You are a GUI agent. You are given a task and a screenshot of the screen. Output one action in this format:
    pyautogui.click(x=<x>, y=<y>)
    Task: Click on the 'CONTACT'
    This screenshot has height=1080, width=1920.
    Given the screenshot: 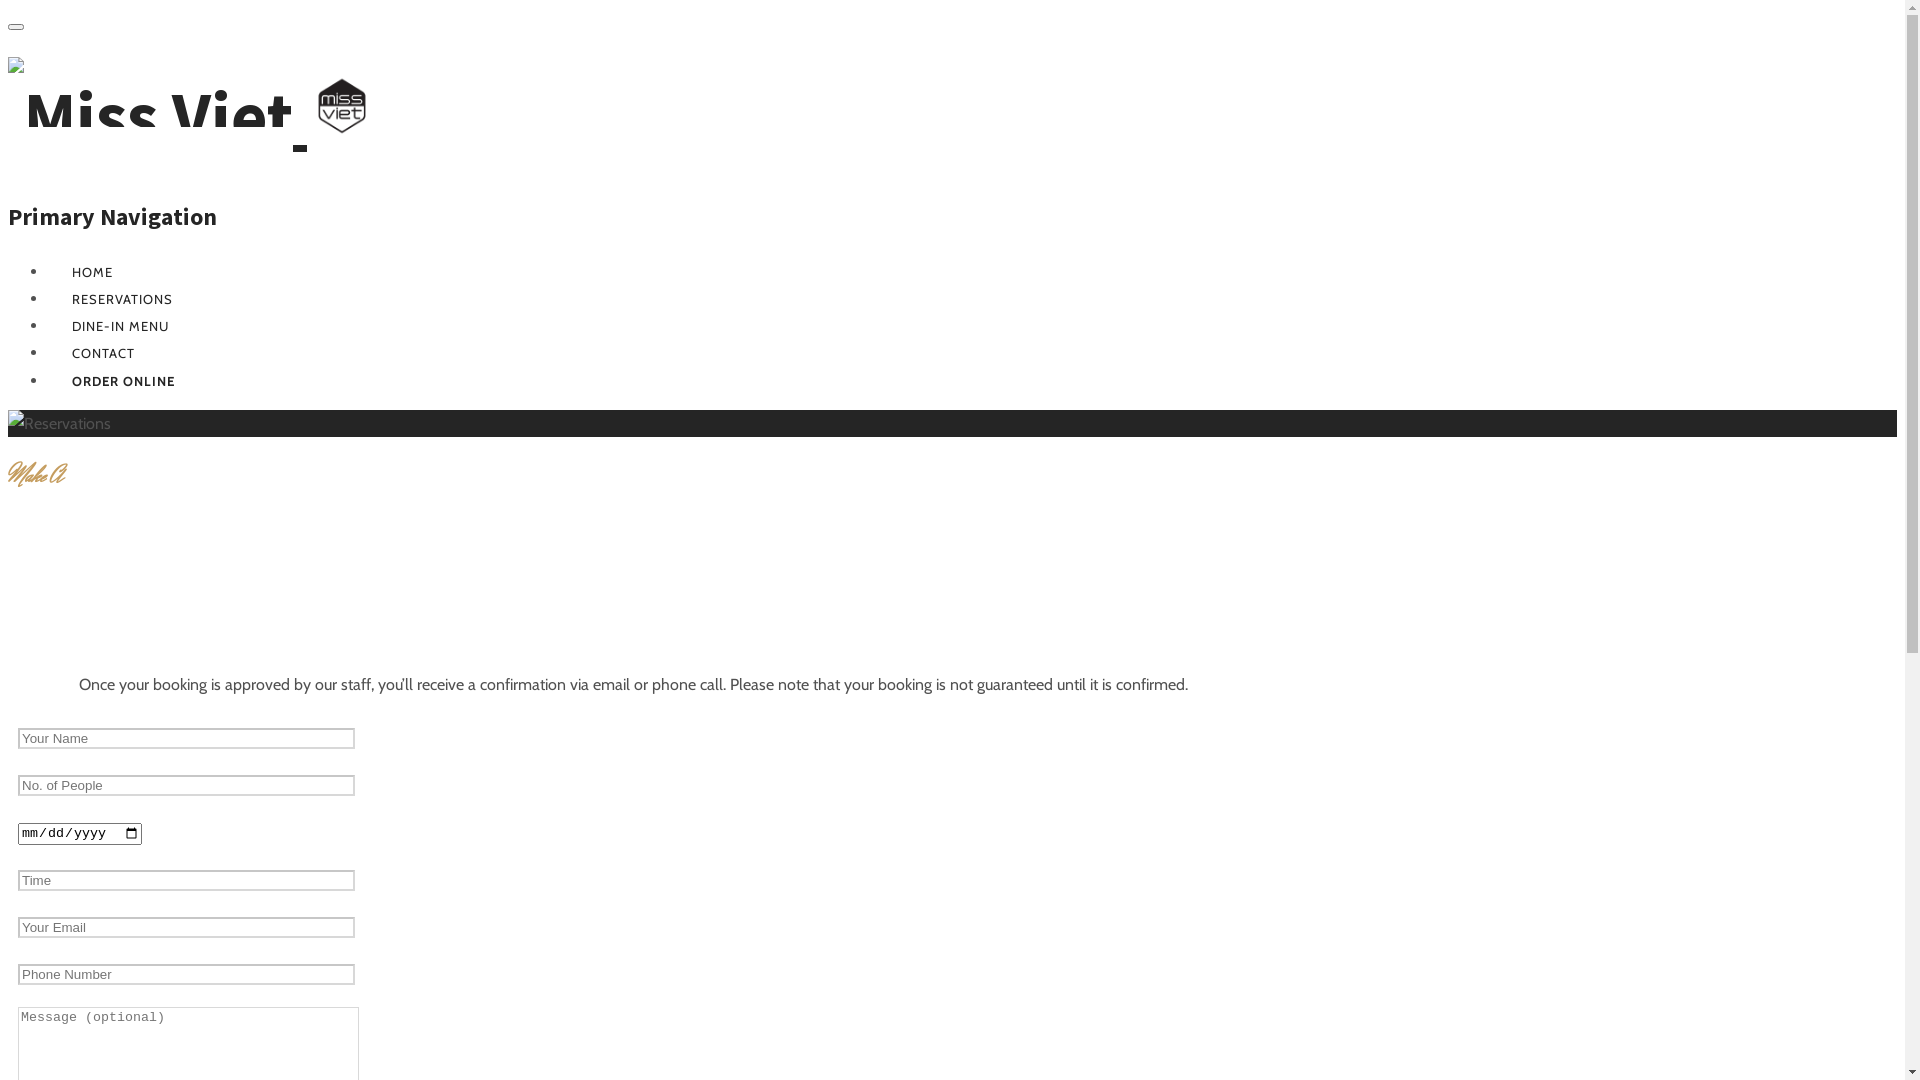 What is the action you would take?
    pyautogui.click(x=102, y=352)
    